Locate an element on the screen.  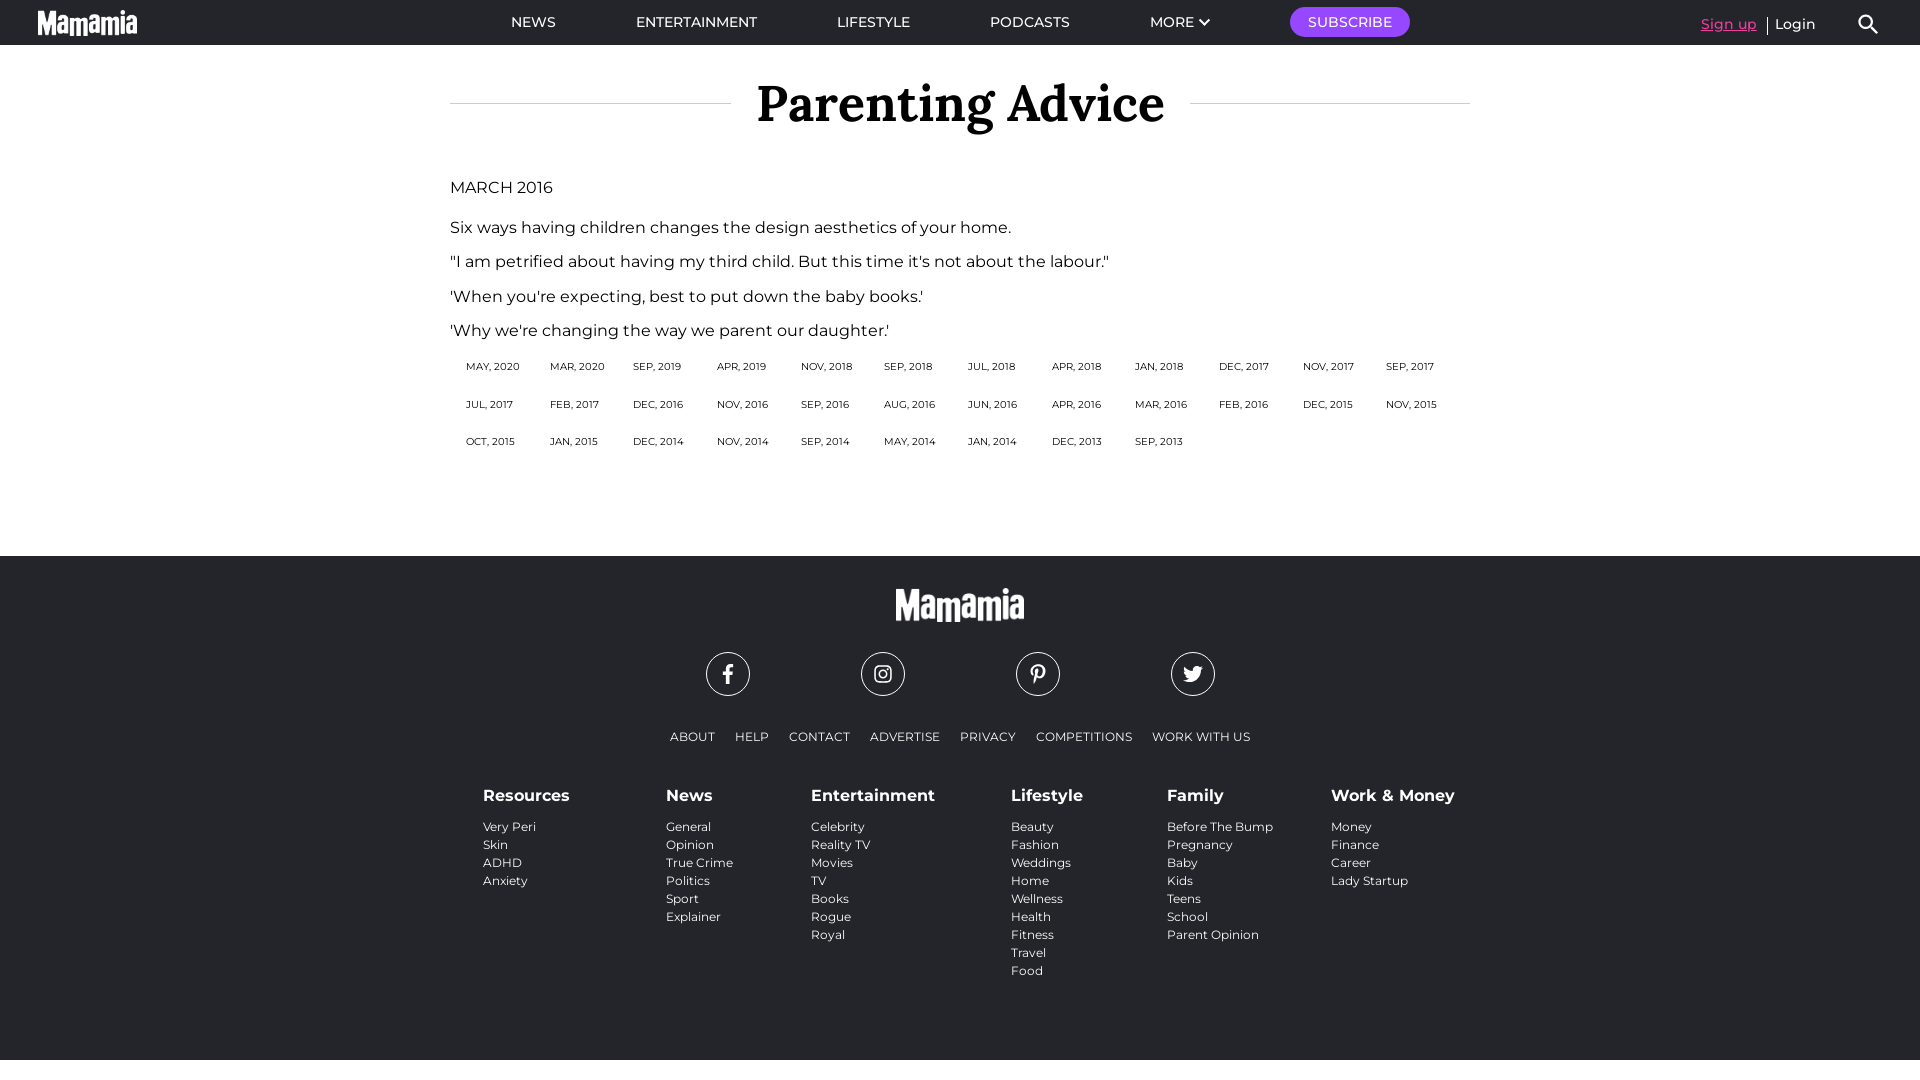
'LIFESTYLE' is located at coordinates (872, 22).